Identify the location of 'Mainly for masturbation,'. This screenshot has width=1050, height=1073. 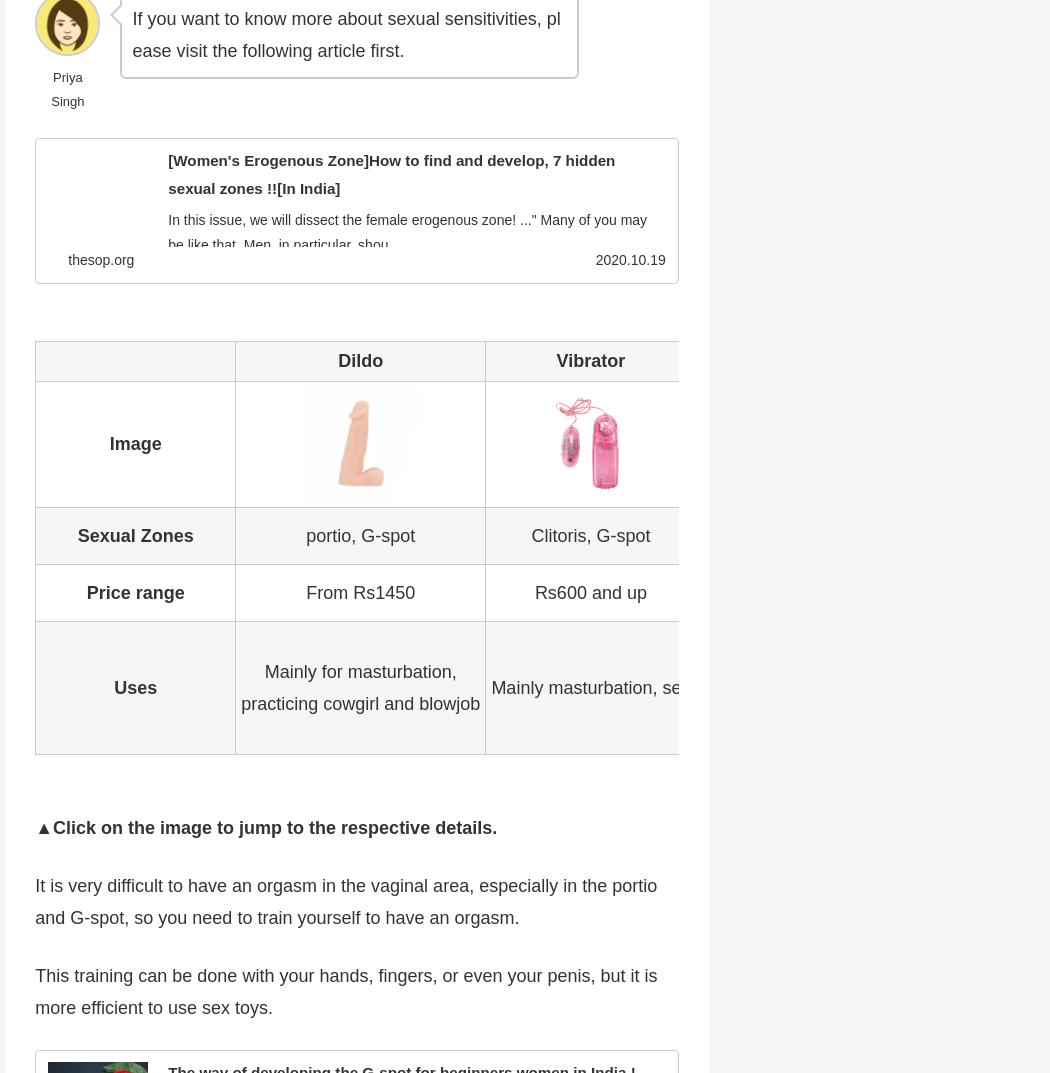
(262, 670).